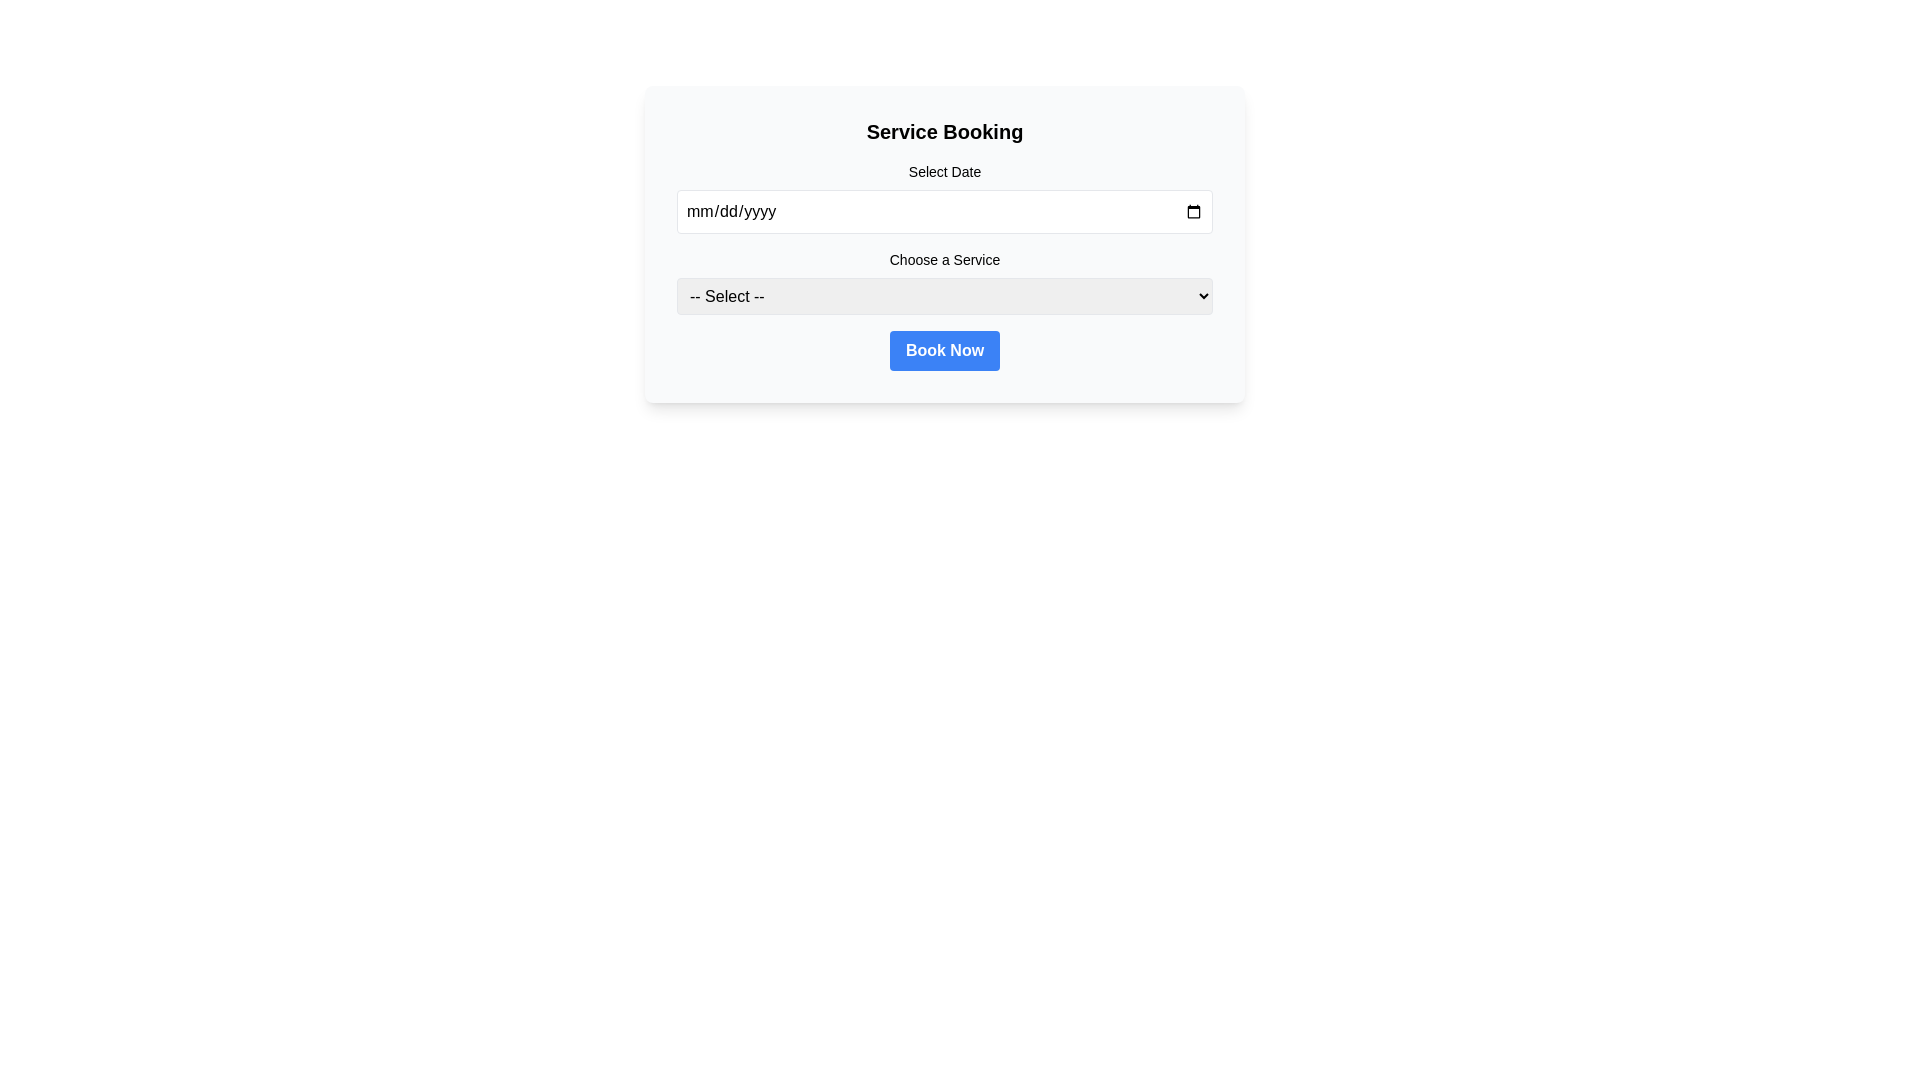  What do you see at coordinates (944, 258) in the screenshot?
I see `the label that provides a description for the dropdown menu labeled '-- Select --', positioned directly above it` at bounding box center [944, 258].